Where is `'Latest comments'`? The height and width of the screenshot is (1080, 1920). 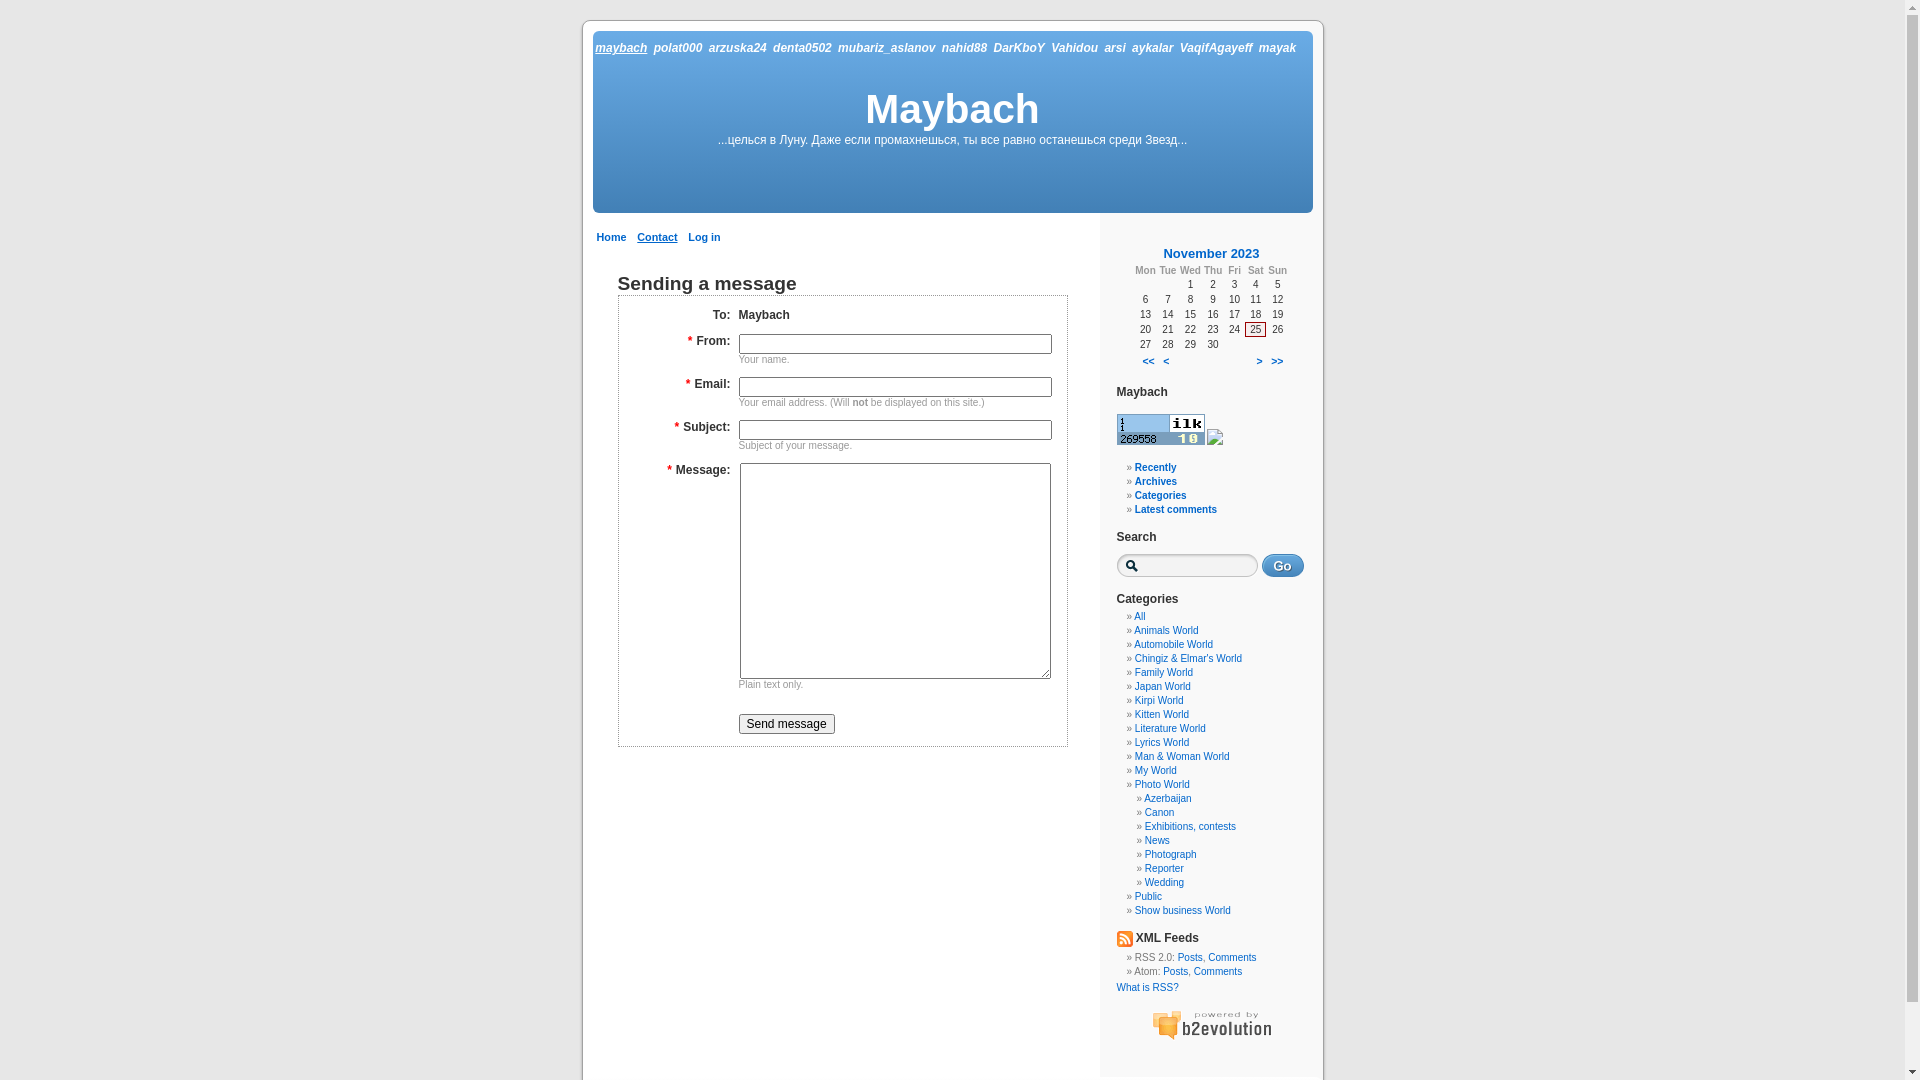 'Latest comments' is located at coordinates (1134, 508).